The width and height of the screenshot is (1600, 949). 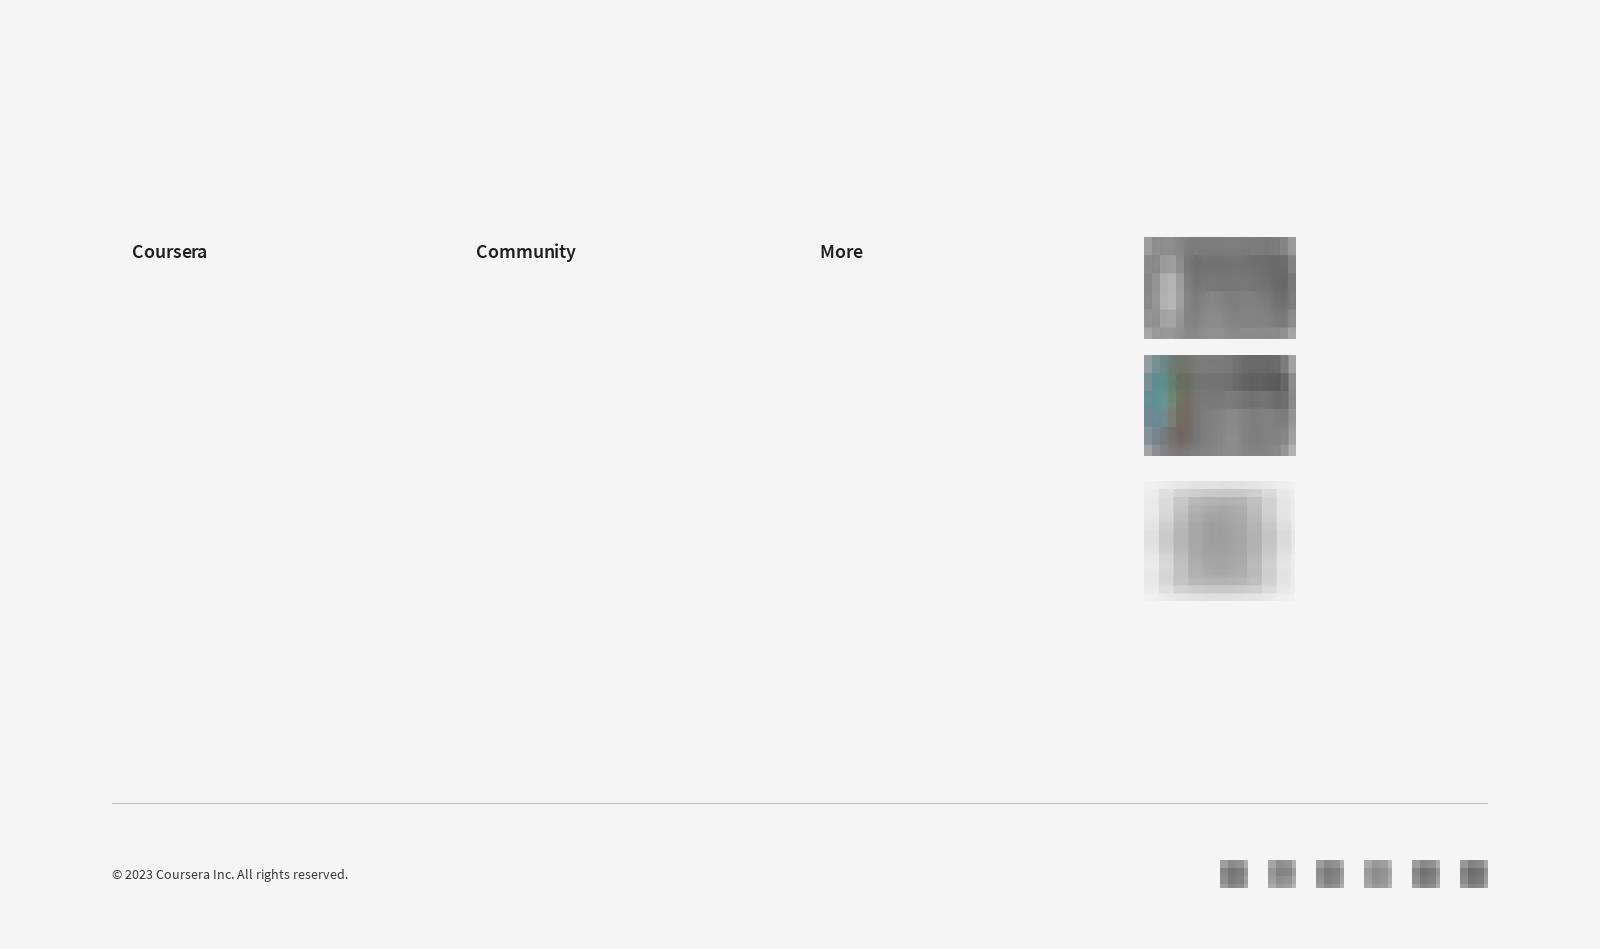 What do you see at coordinates (511, 346) in the screenshot?
I see `'Beta Testers'` at bounding box center [511, 346].